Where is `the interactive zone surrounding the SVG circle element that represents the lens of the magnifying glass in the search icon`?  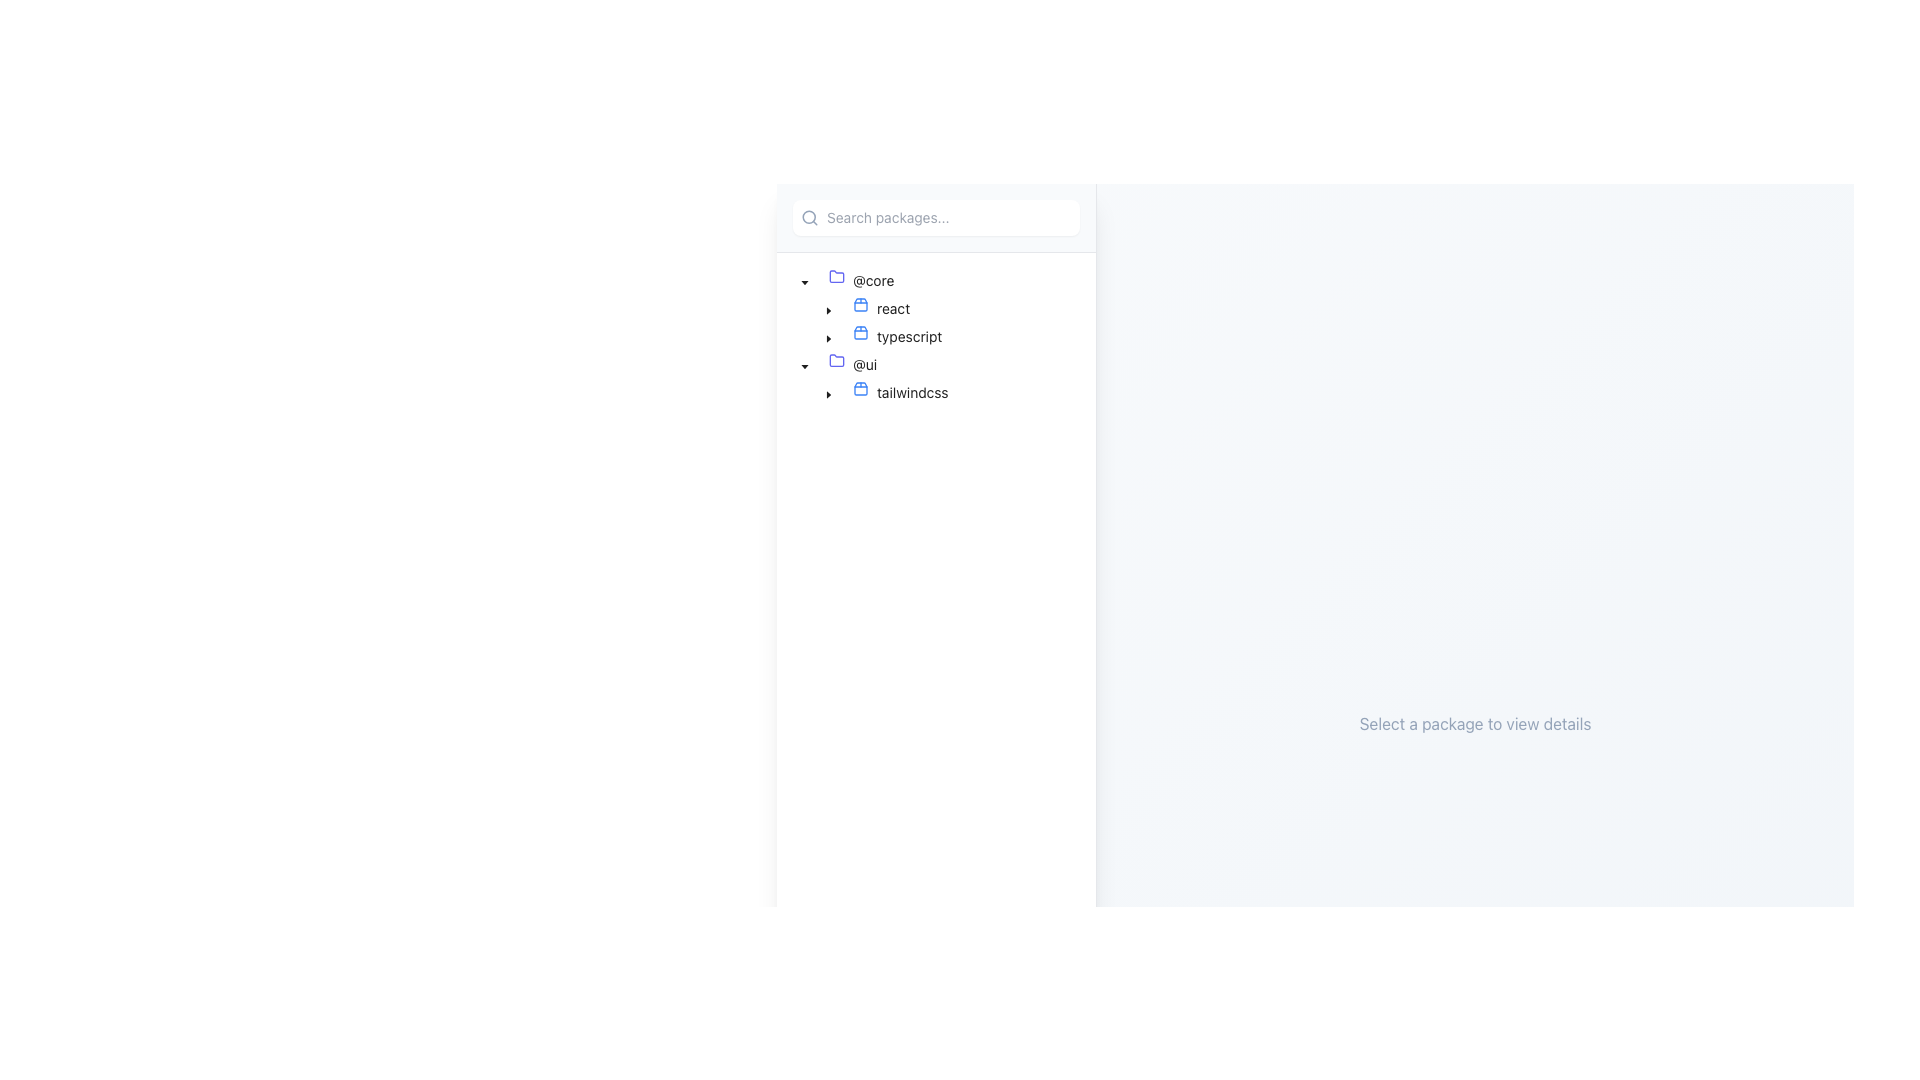
the interactive zone surrounding the SVG circle element that represents the lens of the magnifying glass in the search icon is located at coordinates (809, 217).